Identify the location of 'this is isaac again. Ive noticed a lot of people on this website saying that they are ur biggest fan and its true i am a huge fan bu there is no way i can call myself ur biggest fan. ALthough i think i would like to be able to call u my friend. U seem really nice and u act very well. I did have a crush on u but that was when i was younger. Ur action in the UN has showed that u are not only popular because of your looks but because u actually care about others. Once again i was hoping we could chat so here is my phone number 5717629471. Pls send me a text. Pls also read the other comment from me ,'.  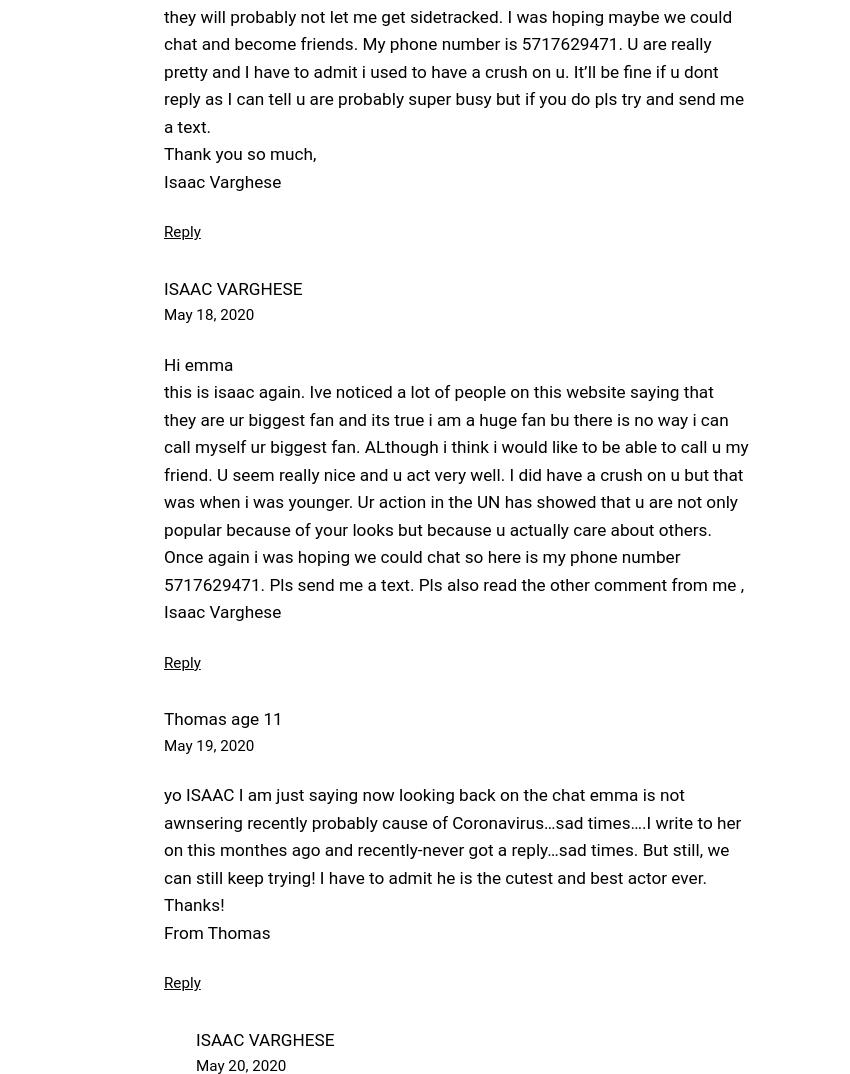
(455, 488).